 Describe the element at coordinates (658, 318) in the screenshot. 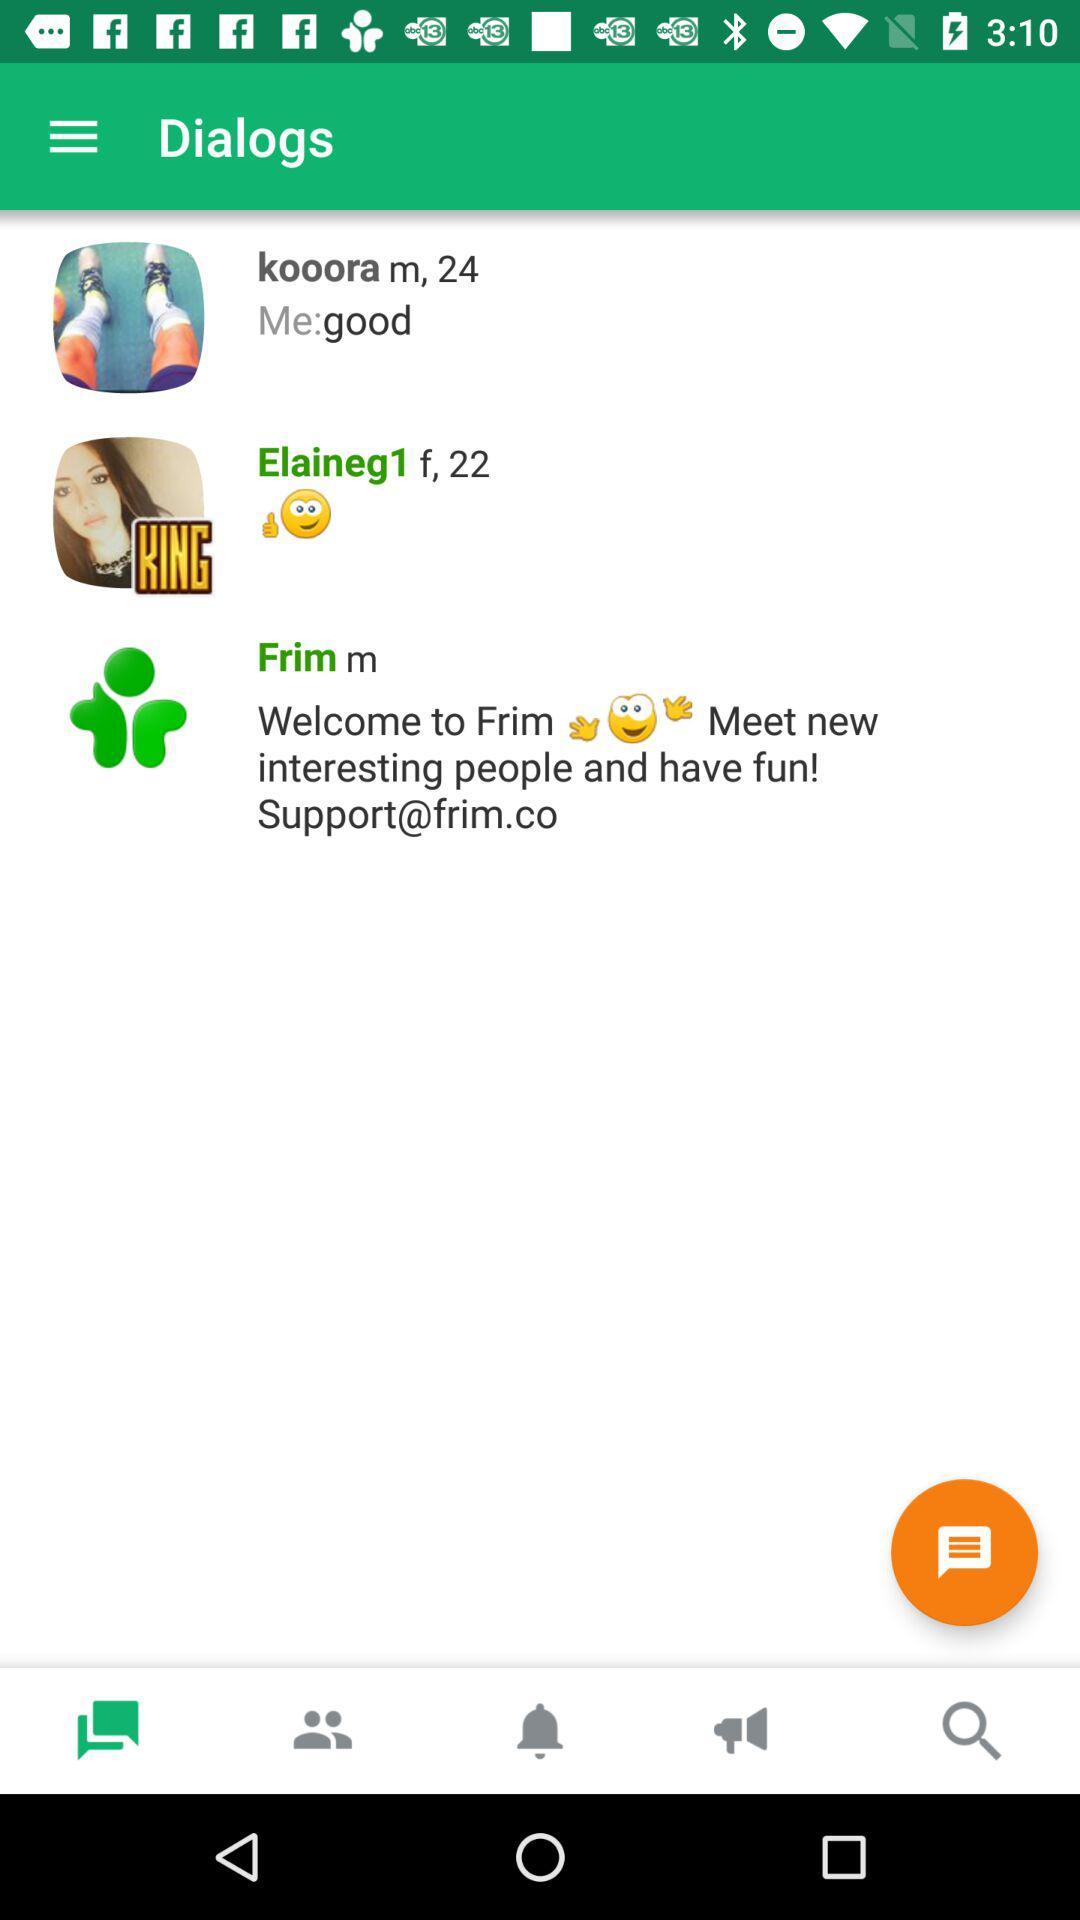

I see `item above the elaineg1 icon` at that location.